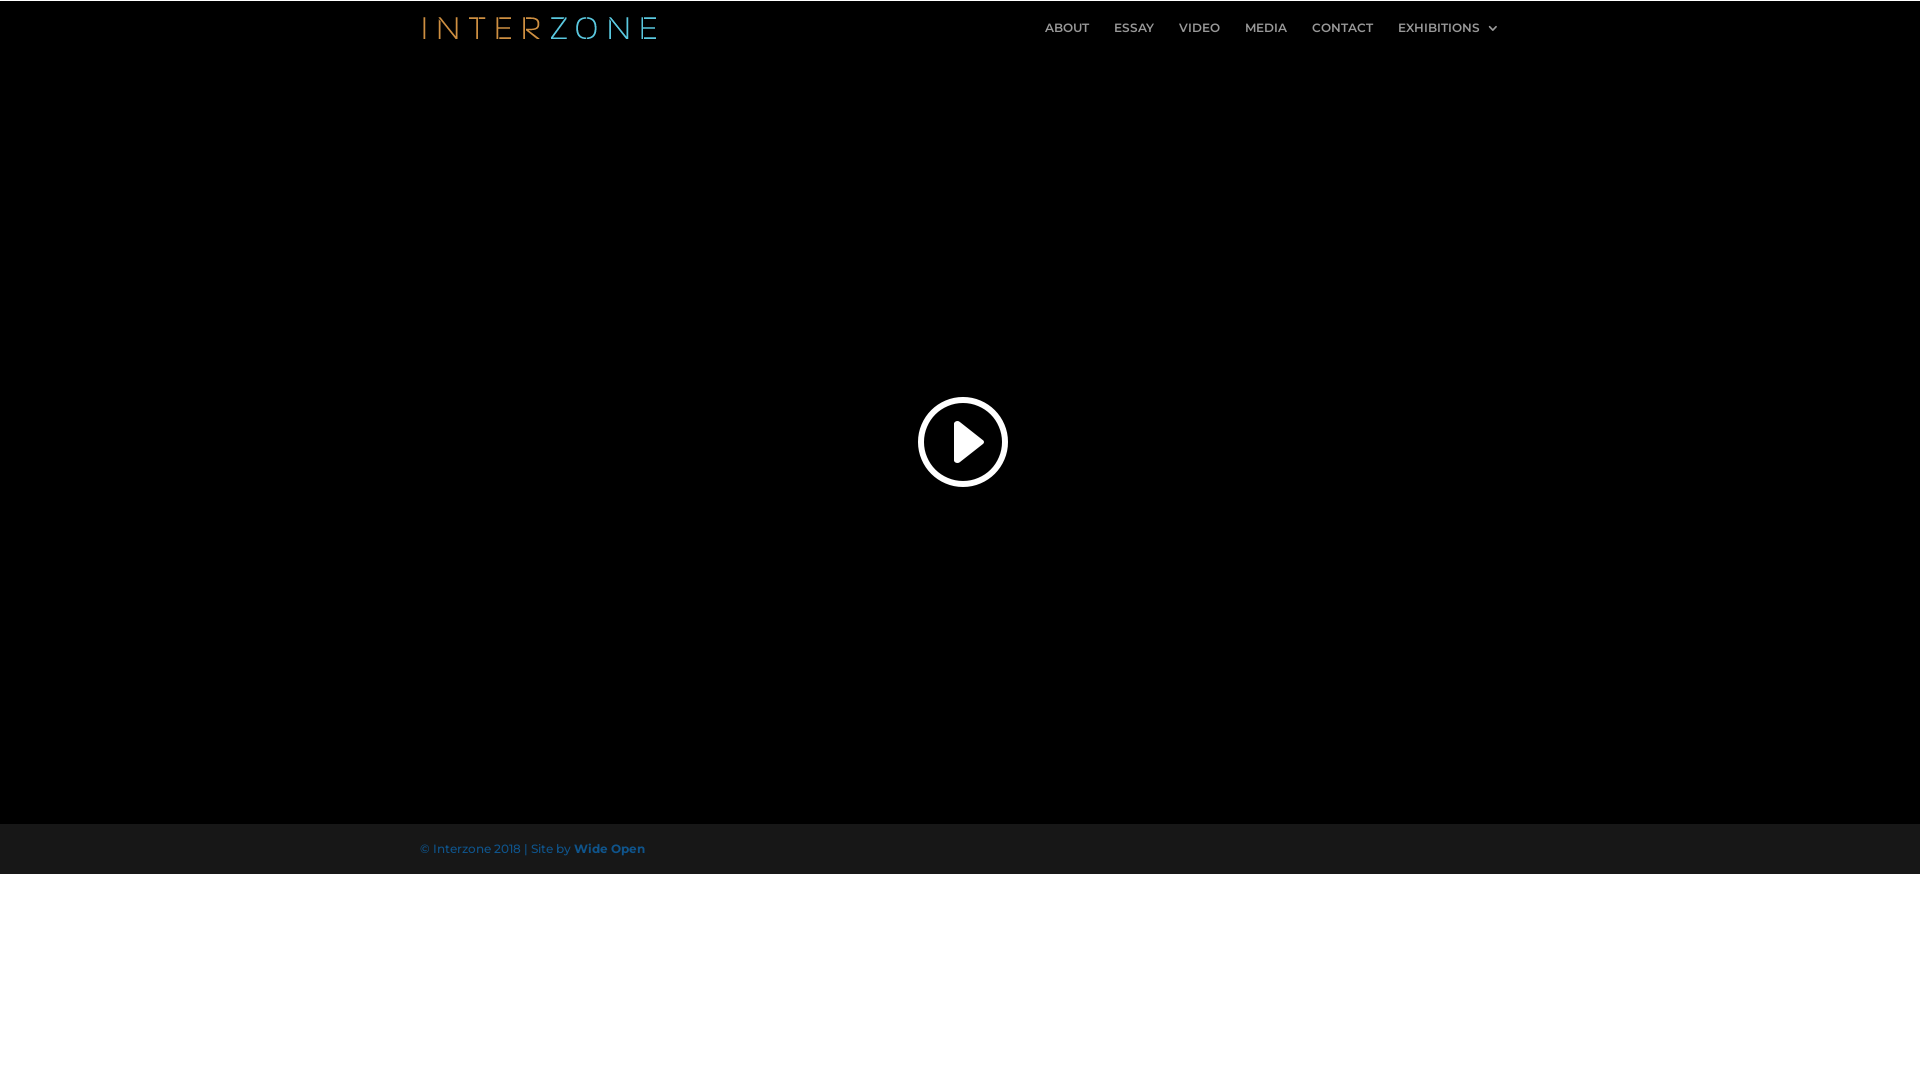 The width and height of the screenshot is (1920, 1080). I want to click on 'CONTACT', so click(1342, 38).